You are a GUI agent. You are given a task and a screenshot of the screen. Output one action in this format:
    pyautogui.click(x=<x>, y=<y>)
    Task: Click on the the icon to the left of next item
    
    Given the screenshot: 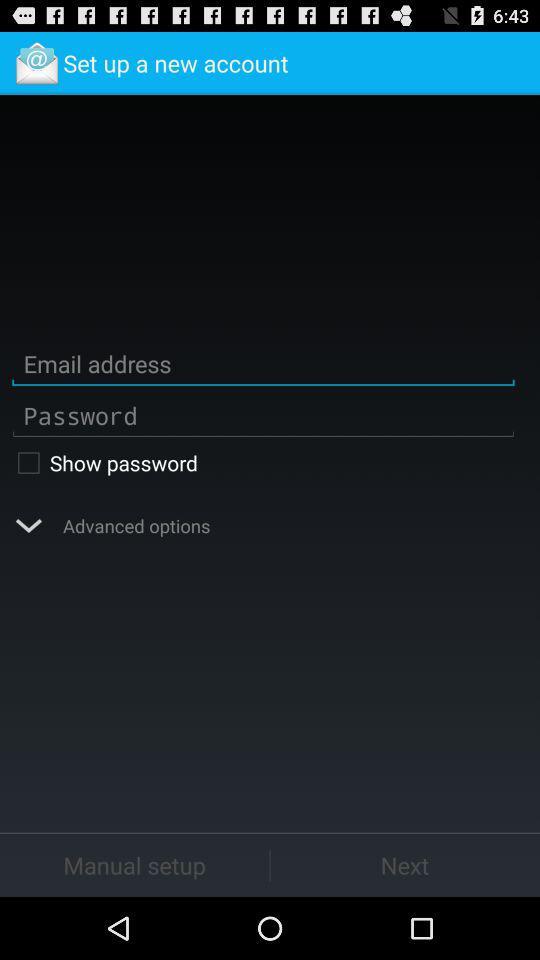 What is the action you would take?
    pyautogui.click(x=134, y=864)
    